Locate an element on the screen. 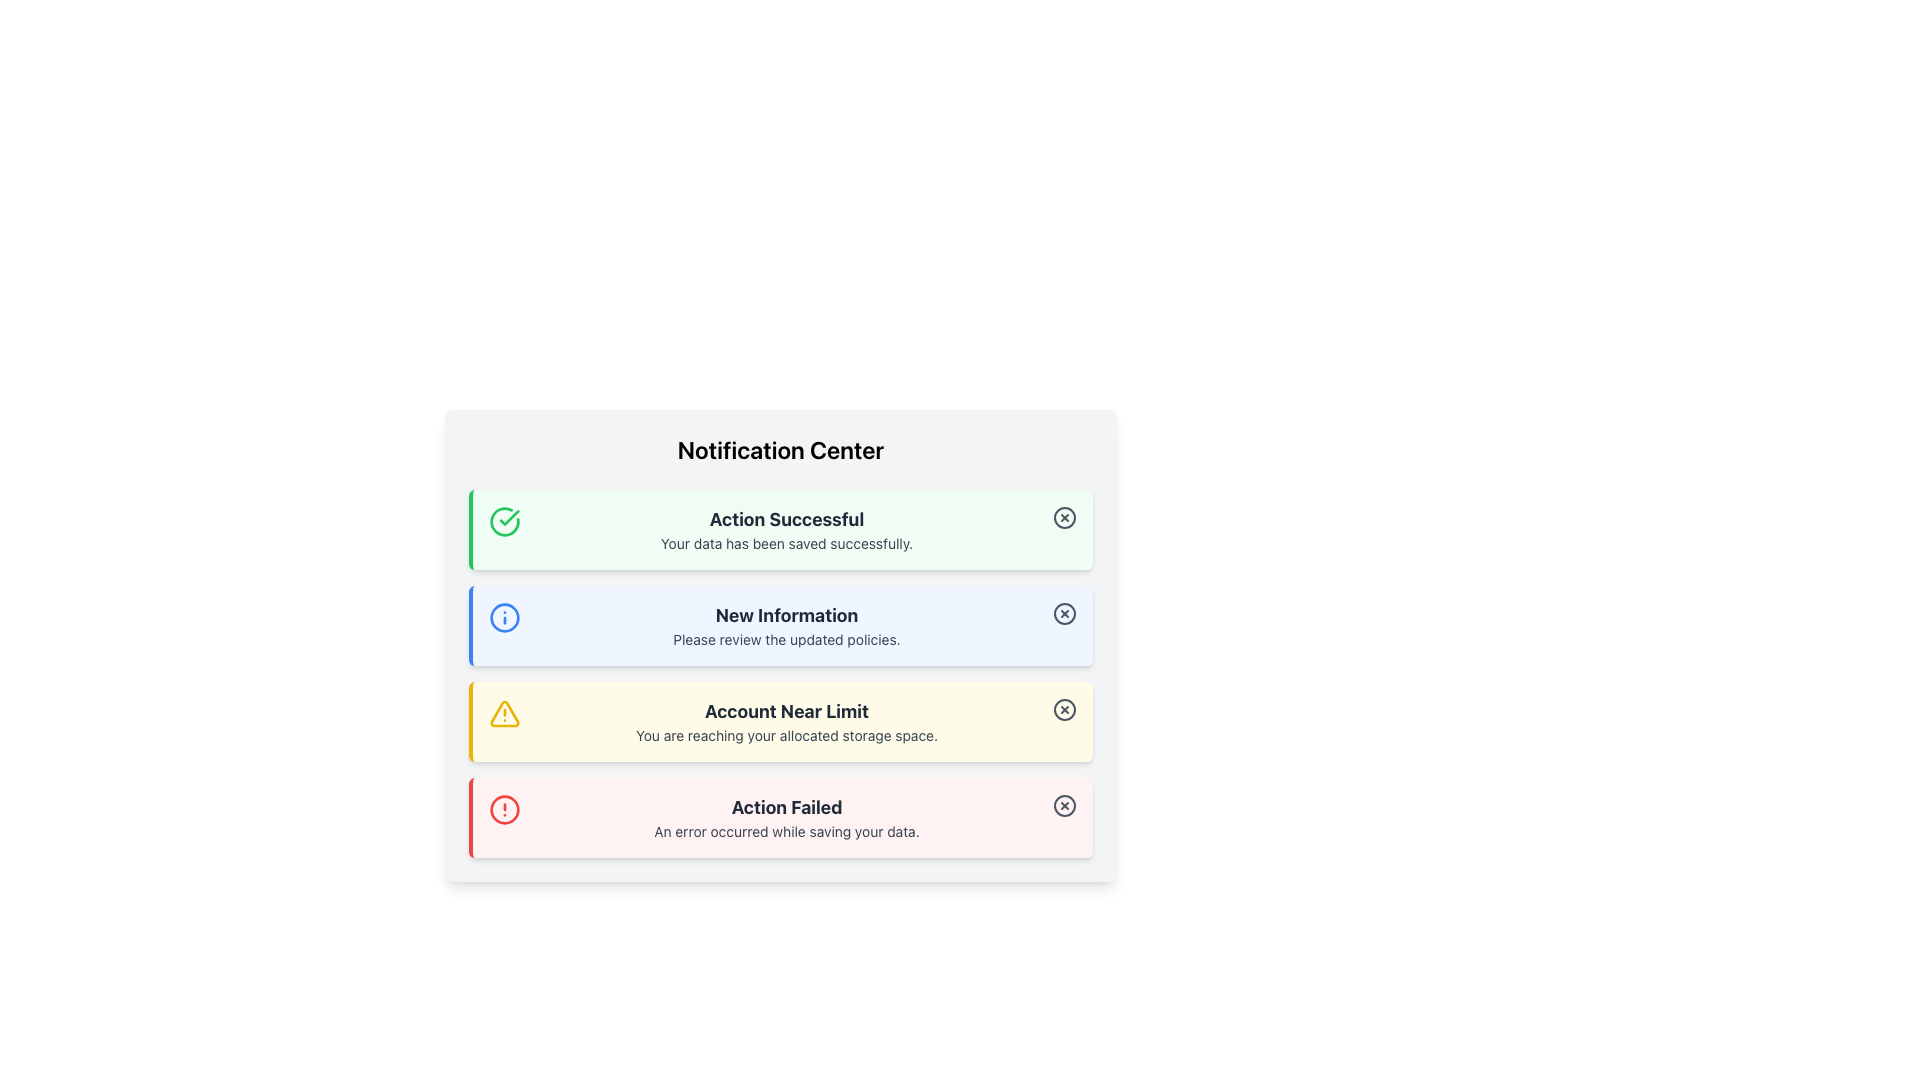 The image size is (1920, 1080). the warning text indicating nearing allocated storage space, which is located below the bold headline 'Account Near Limit' within a yellow background section is located at coordinates (786, 736).